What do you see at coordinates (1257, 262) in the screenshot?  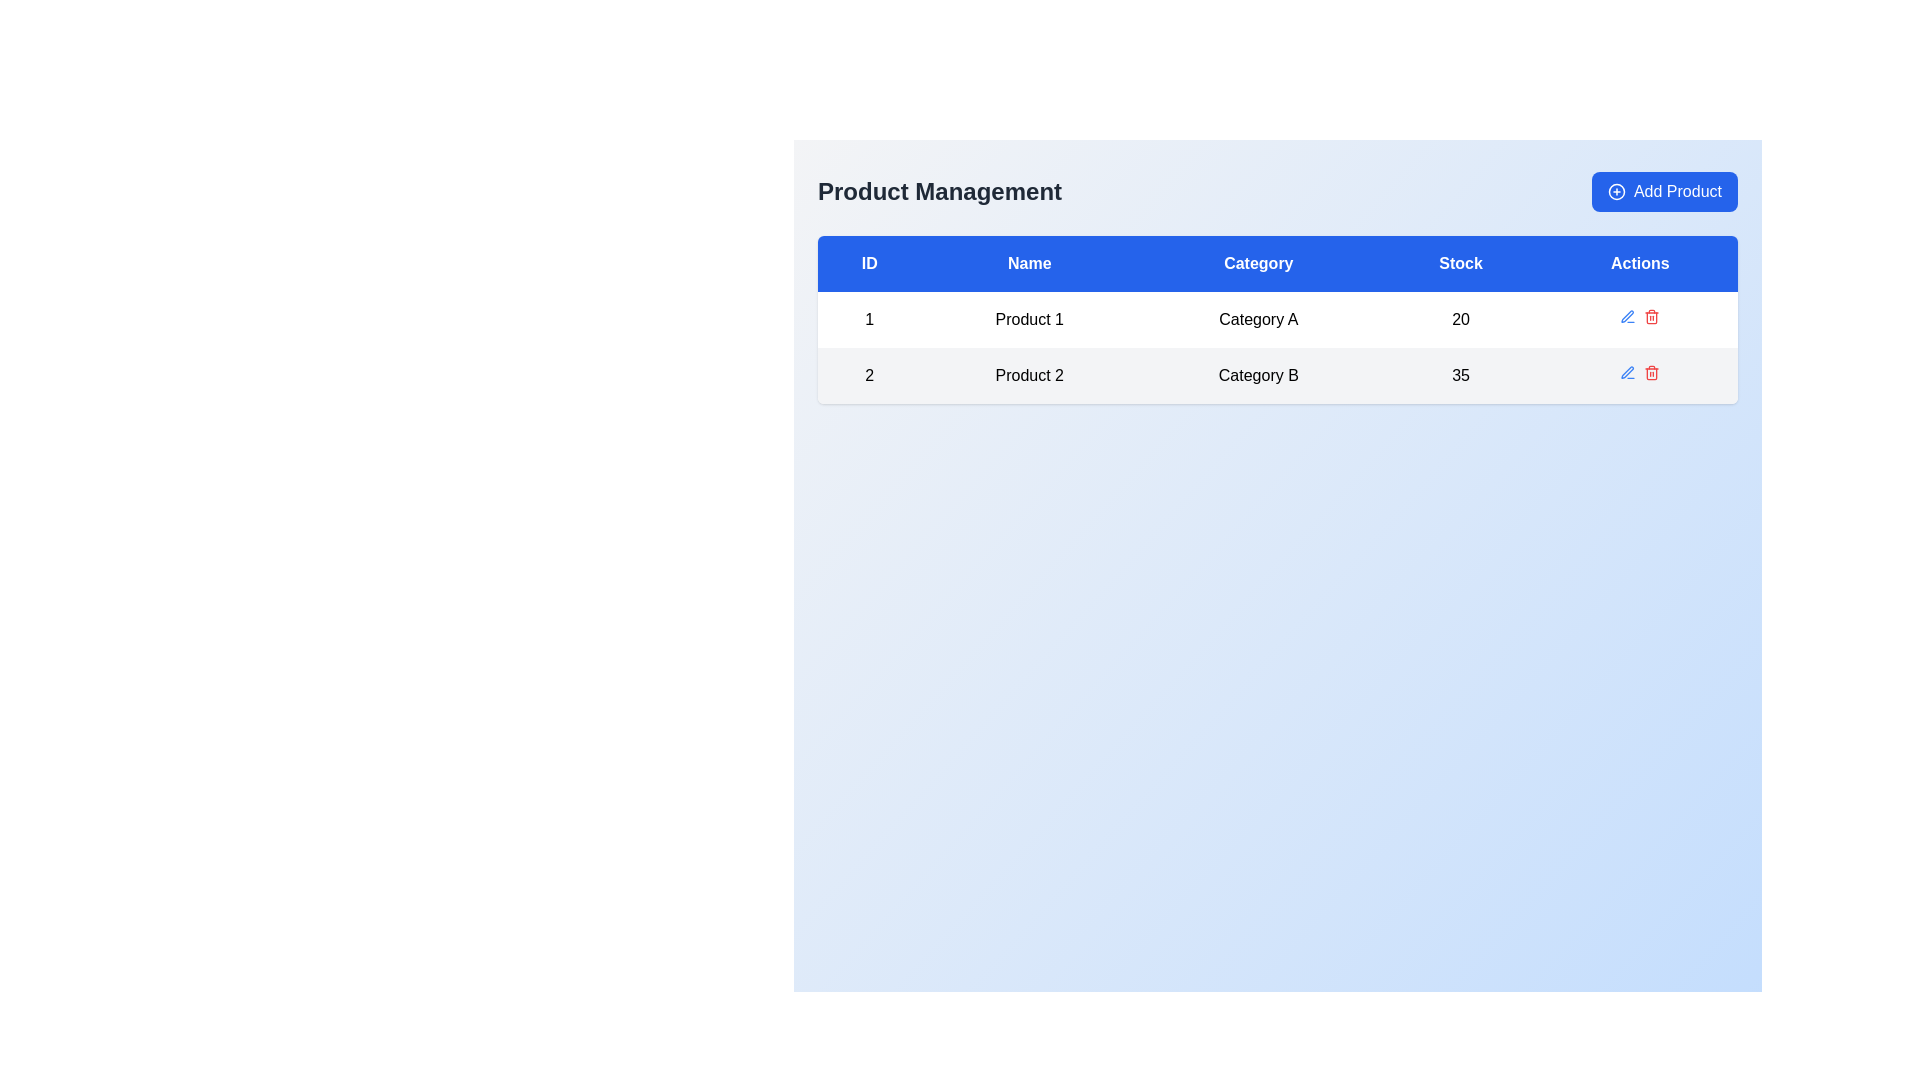 I see `the 'Category' table header label` at bounding box center [1257, 262].